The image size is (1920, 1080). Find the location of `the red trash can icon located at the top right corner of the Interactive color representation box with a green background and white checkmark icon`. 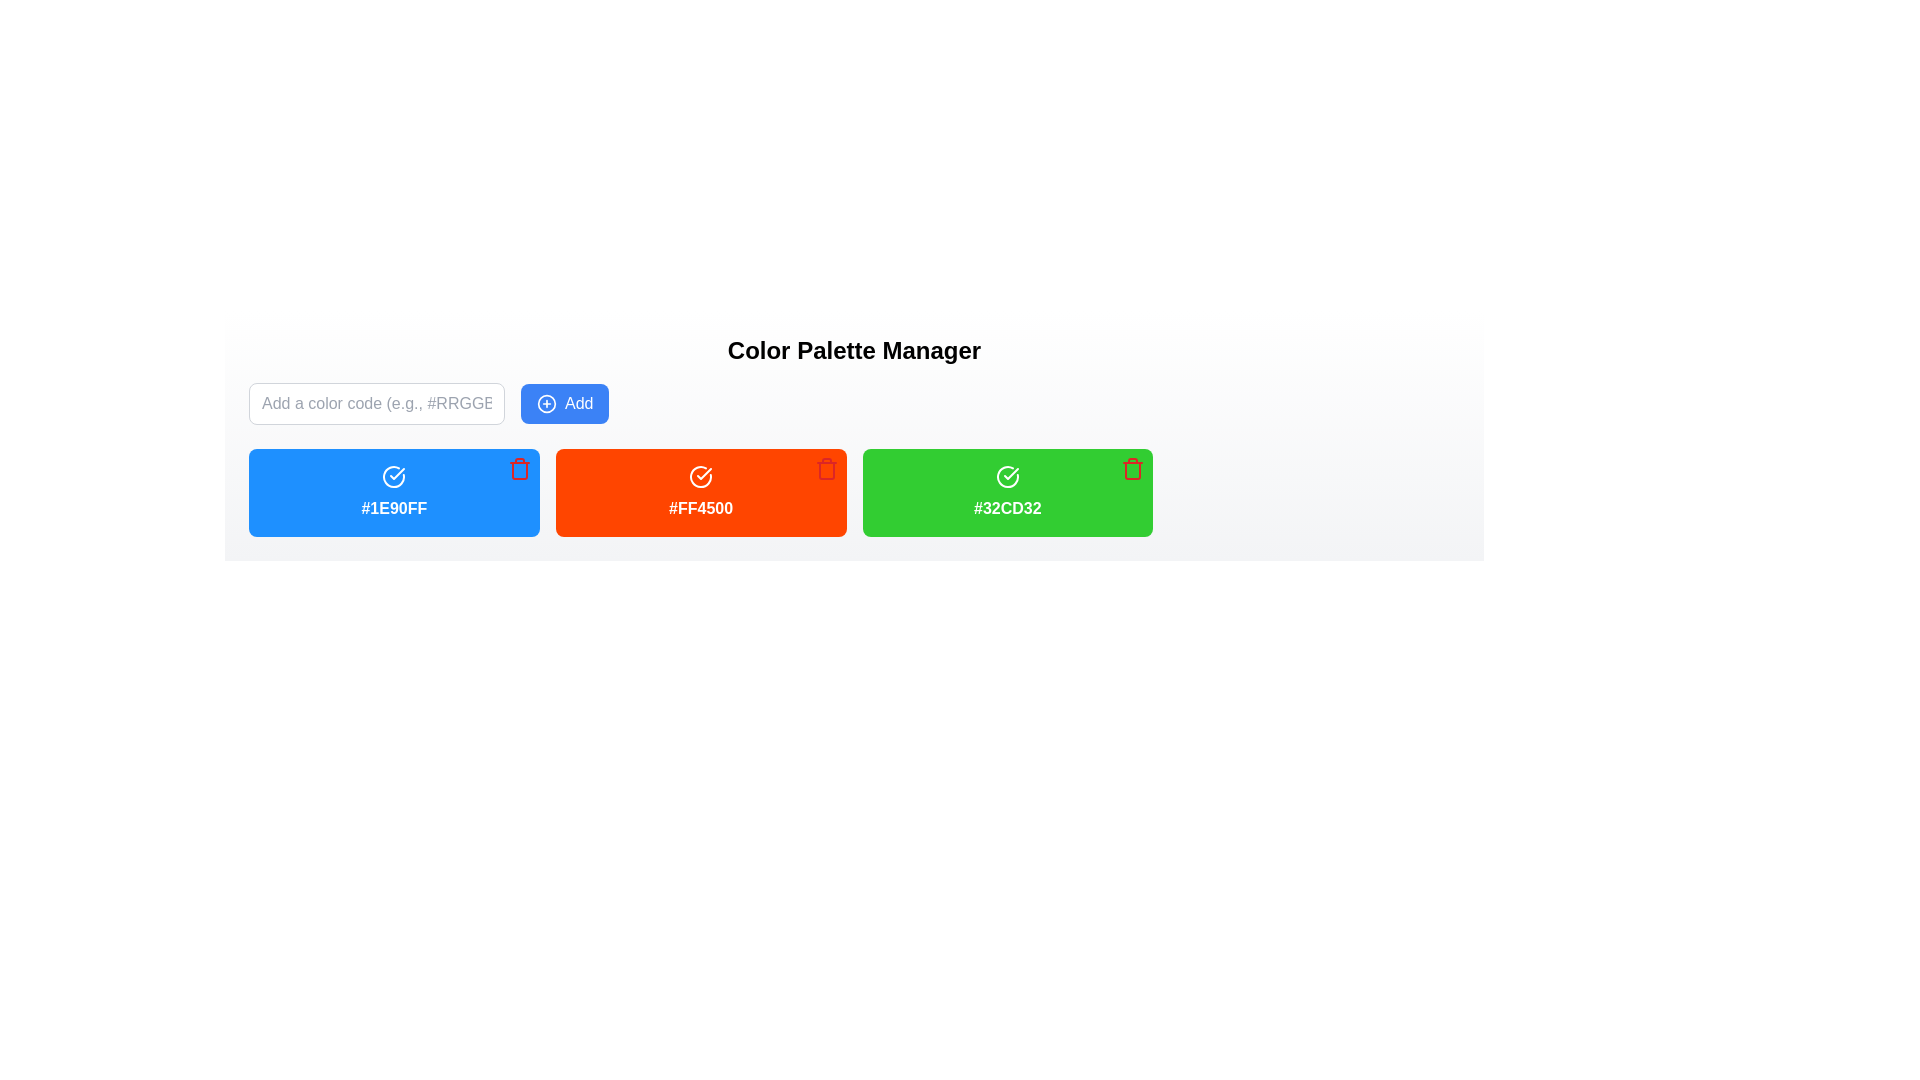

the red trash can icon located at the top right corner of the Interactive color representation box with a green background and white checkmark icon is located at coordinates (1007, 493).